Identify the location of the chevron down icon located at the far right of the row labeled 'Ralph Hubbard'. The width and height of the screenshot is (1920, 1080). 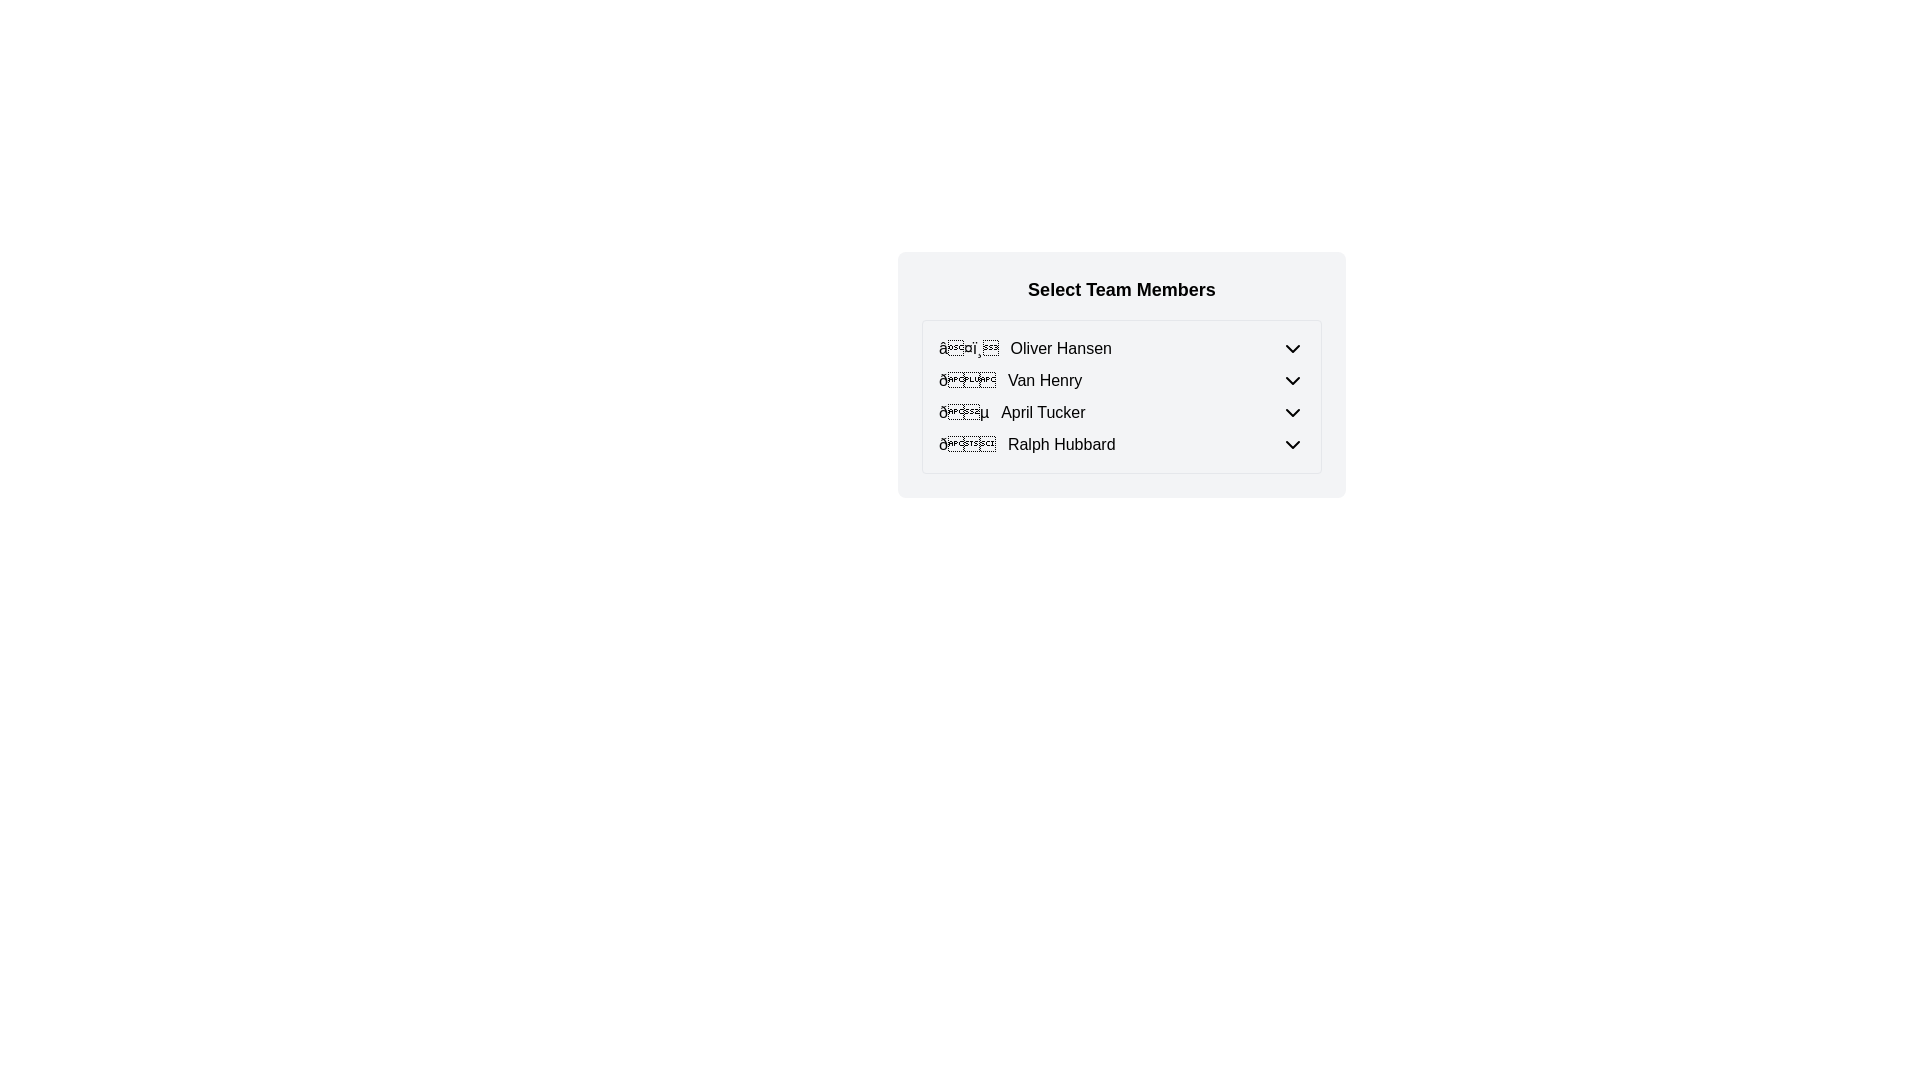
(1292, 443).